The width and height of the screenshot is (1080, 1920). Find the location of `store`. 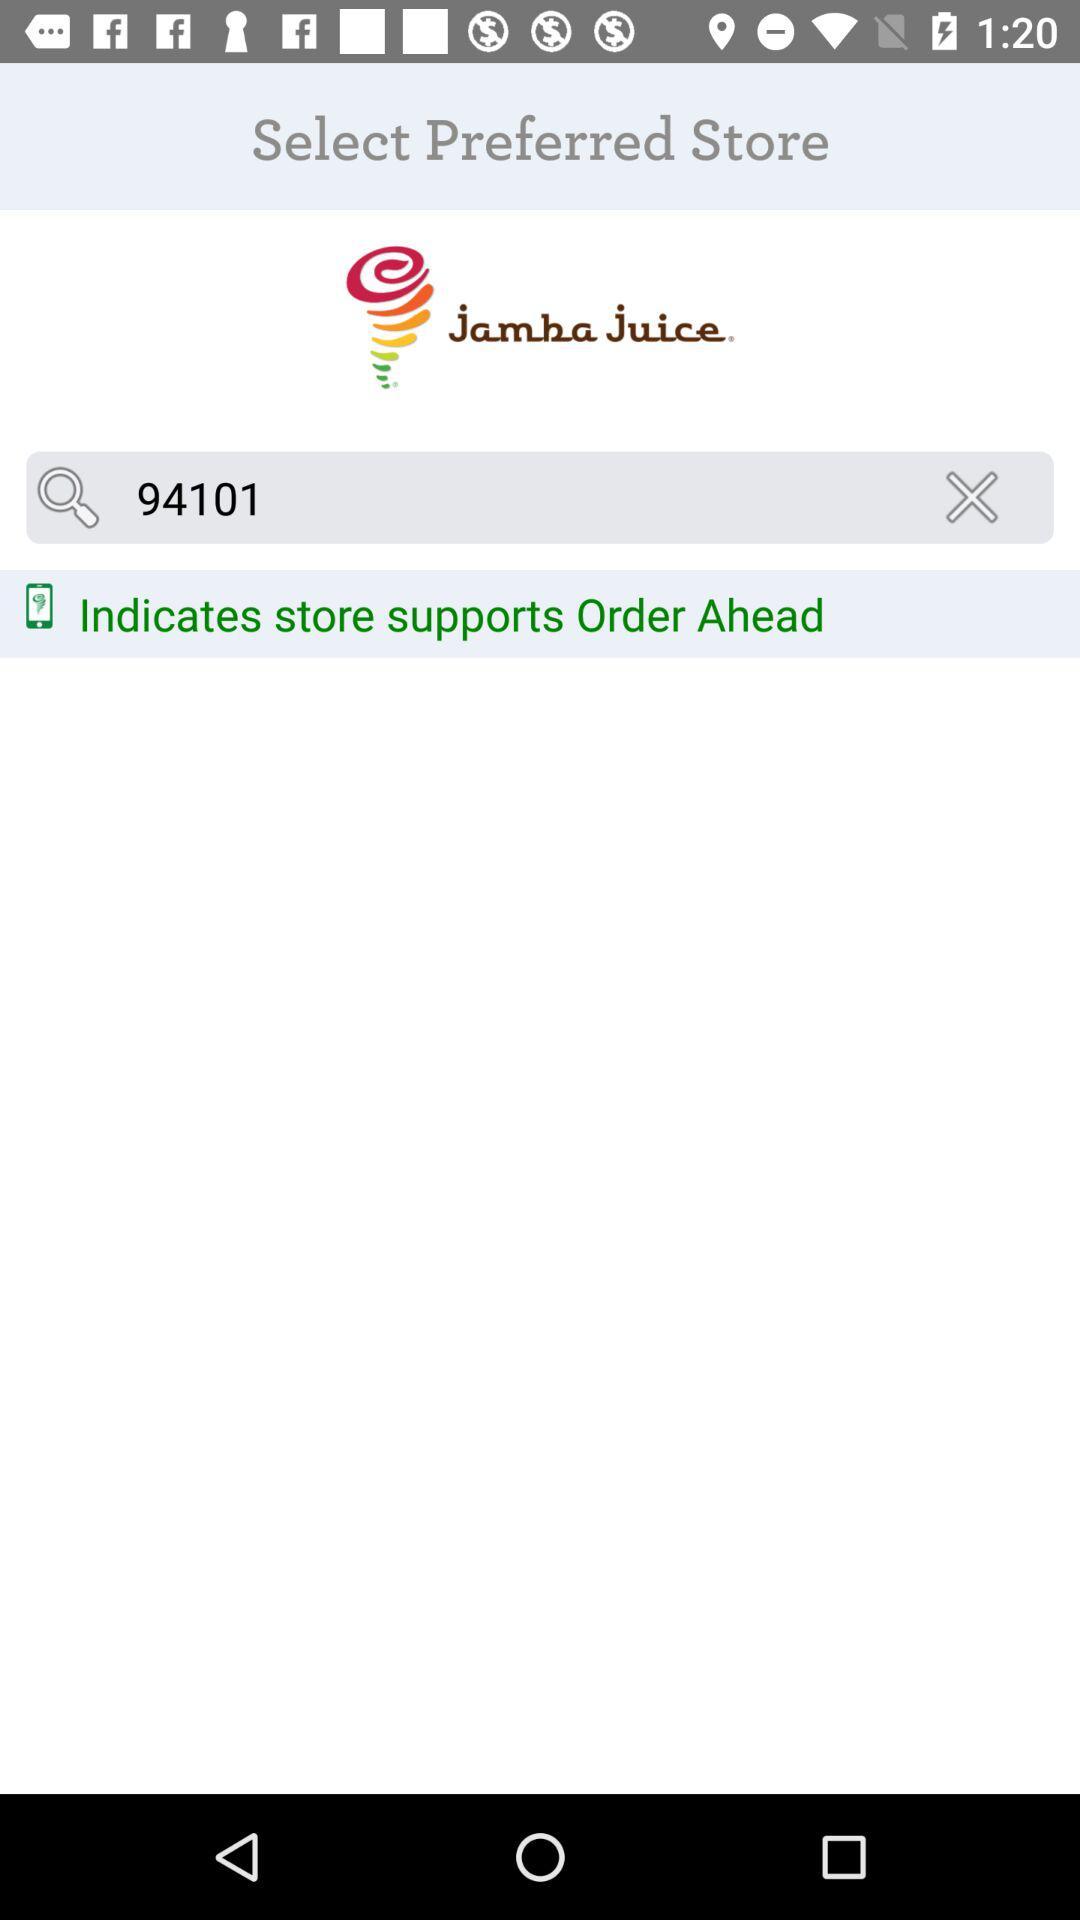

store is located at coordinates (538, 316).